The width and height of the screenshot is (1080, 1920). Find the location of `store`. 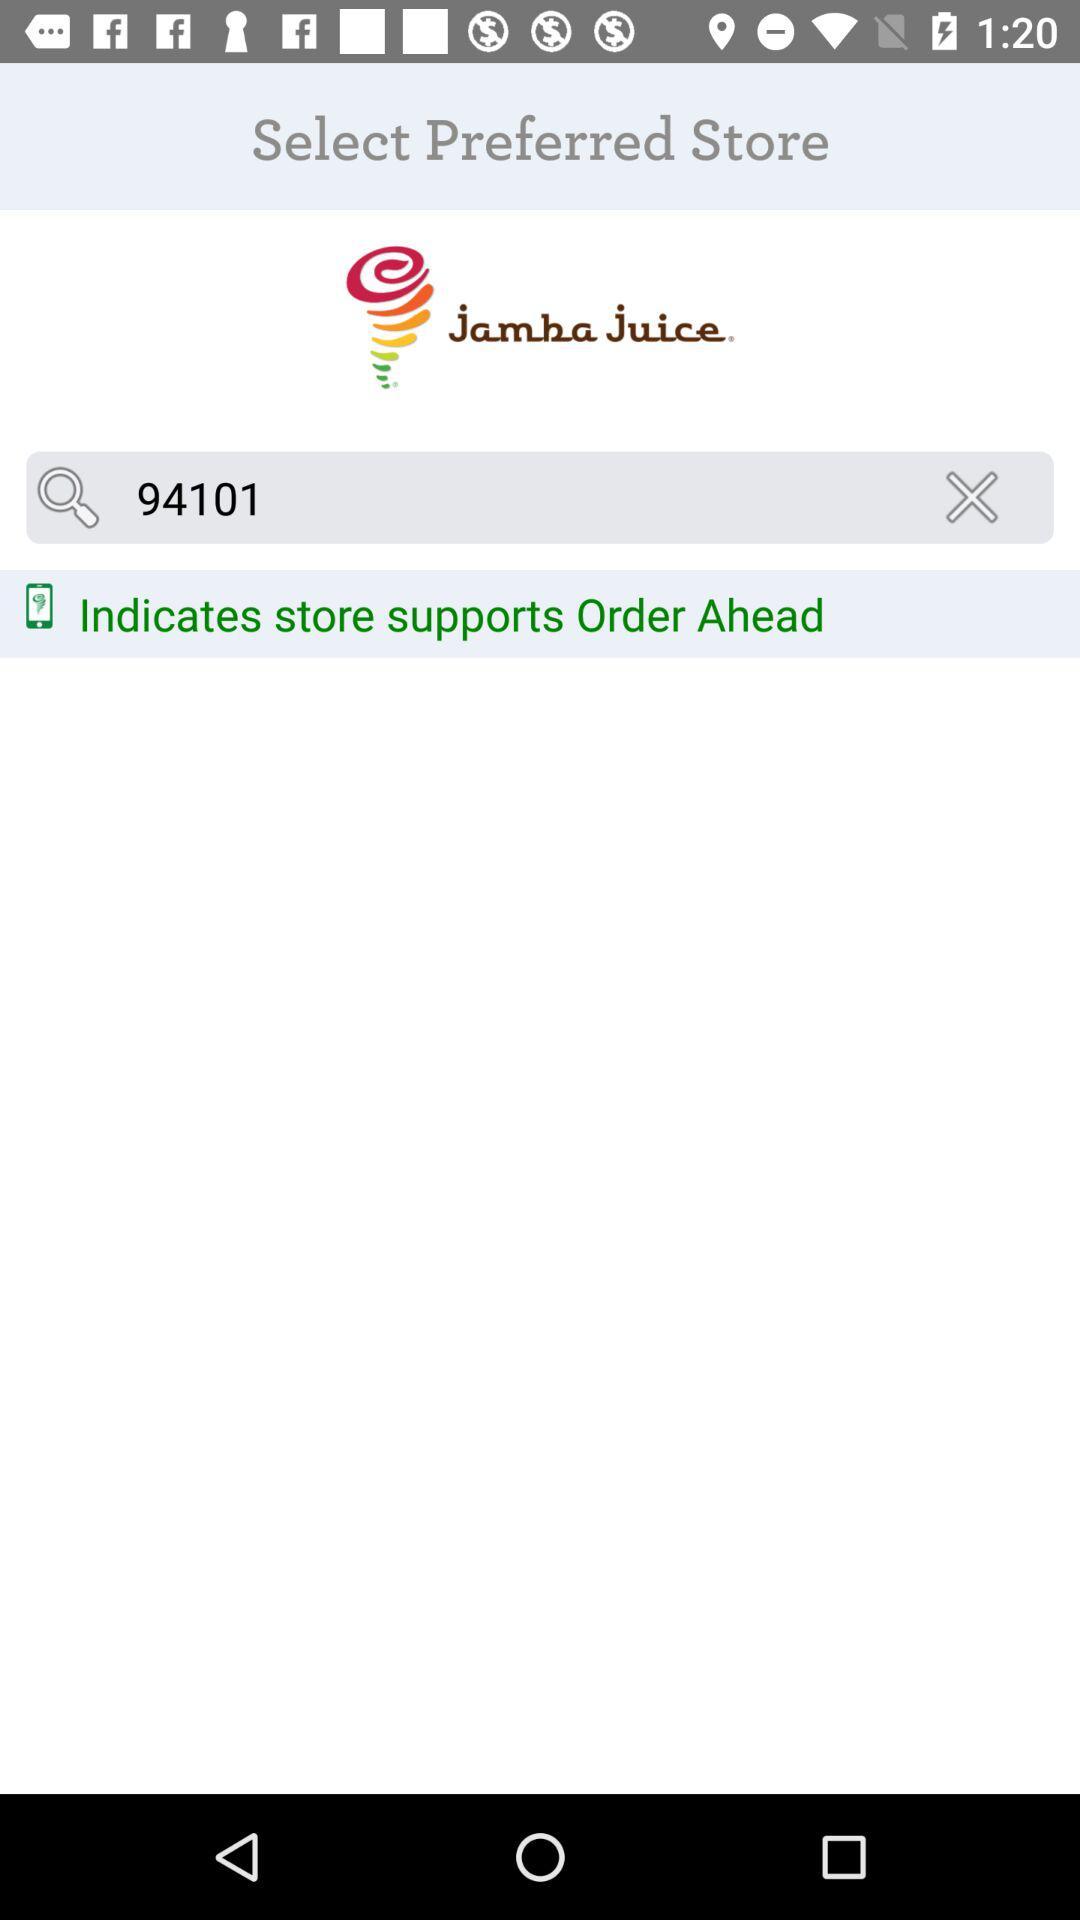

store is located at coordinates (538, 316).